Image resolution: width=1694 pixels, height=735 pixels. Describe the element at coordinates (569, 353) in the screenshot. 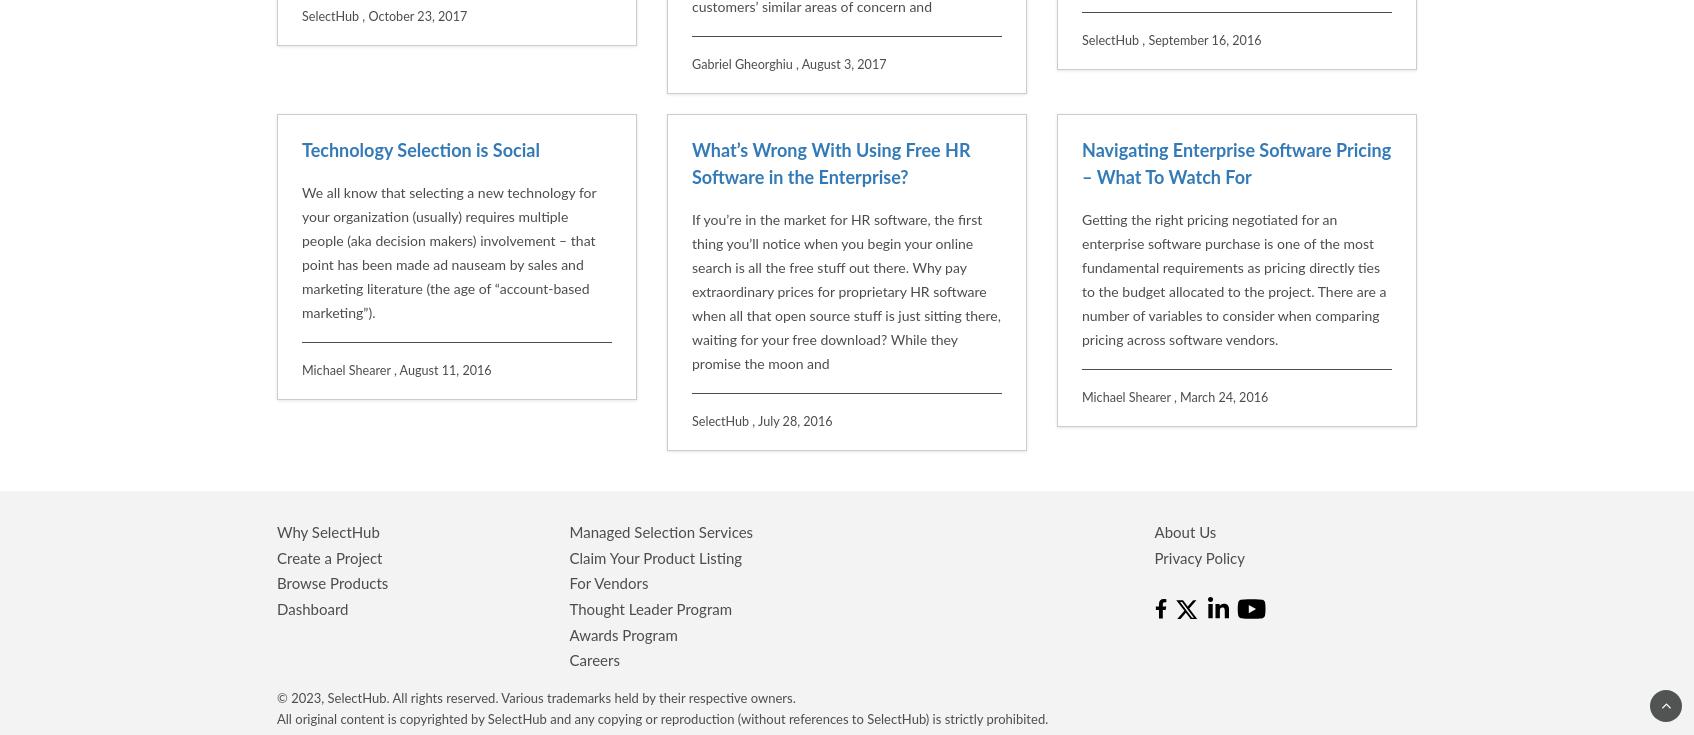

I see `'Claim Your Product Listing'` at that location.